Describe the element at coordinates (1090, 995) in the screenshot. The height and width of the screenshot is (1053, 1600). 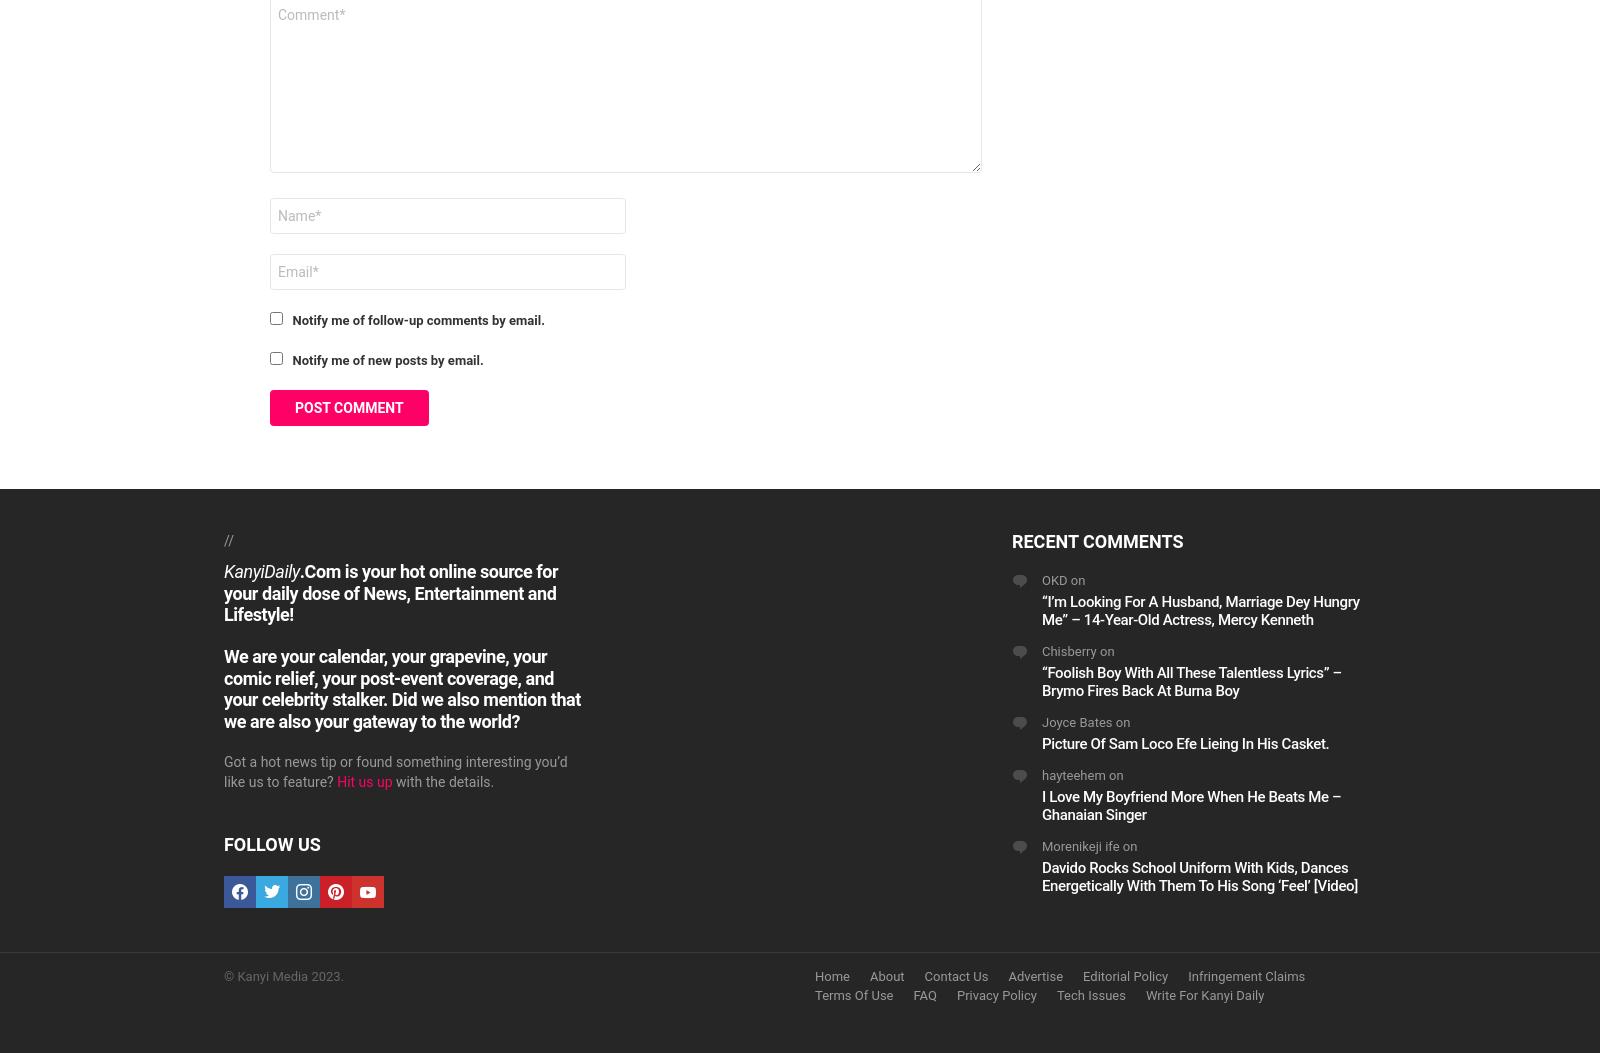
I see `'Tech Issues'` at that location.